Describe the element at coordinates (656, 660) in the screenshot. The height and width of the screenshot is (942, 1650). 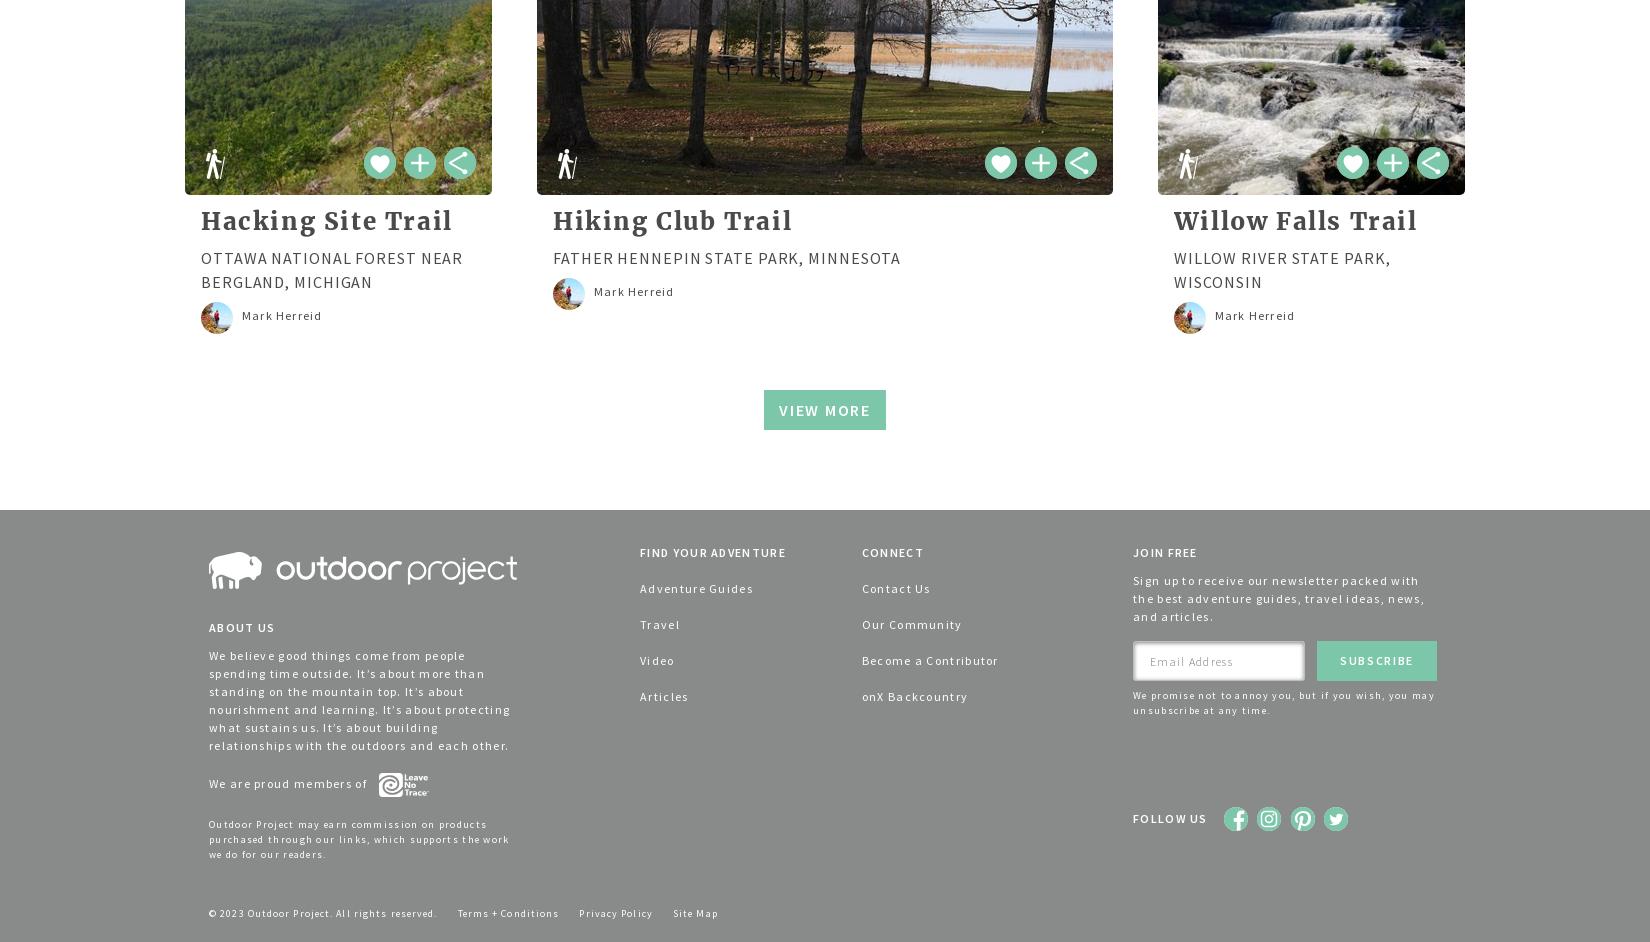
I see `'Video'` at that location.